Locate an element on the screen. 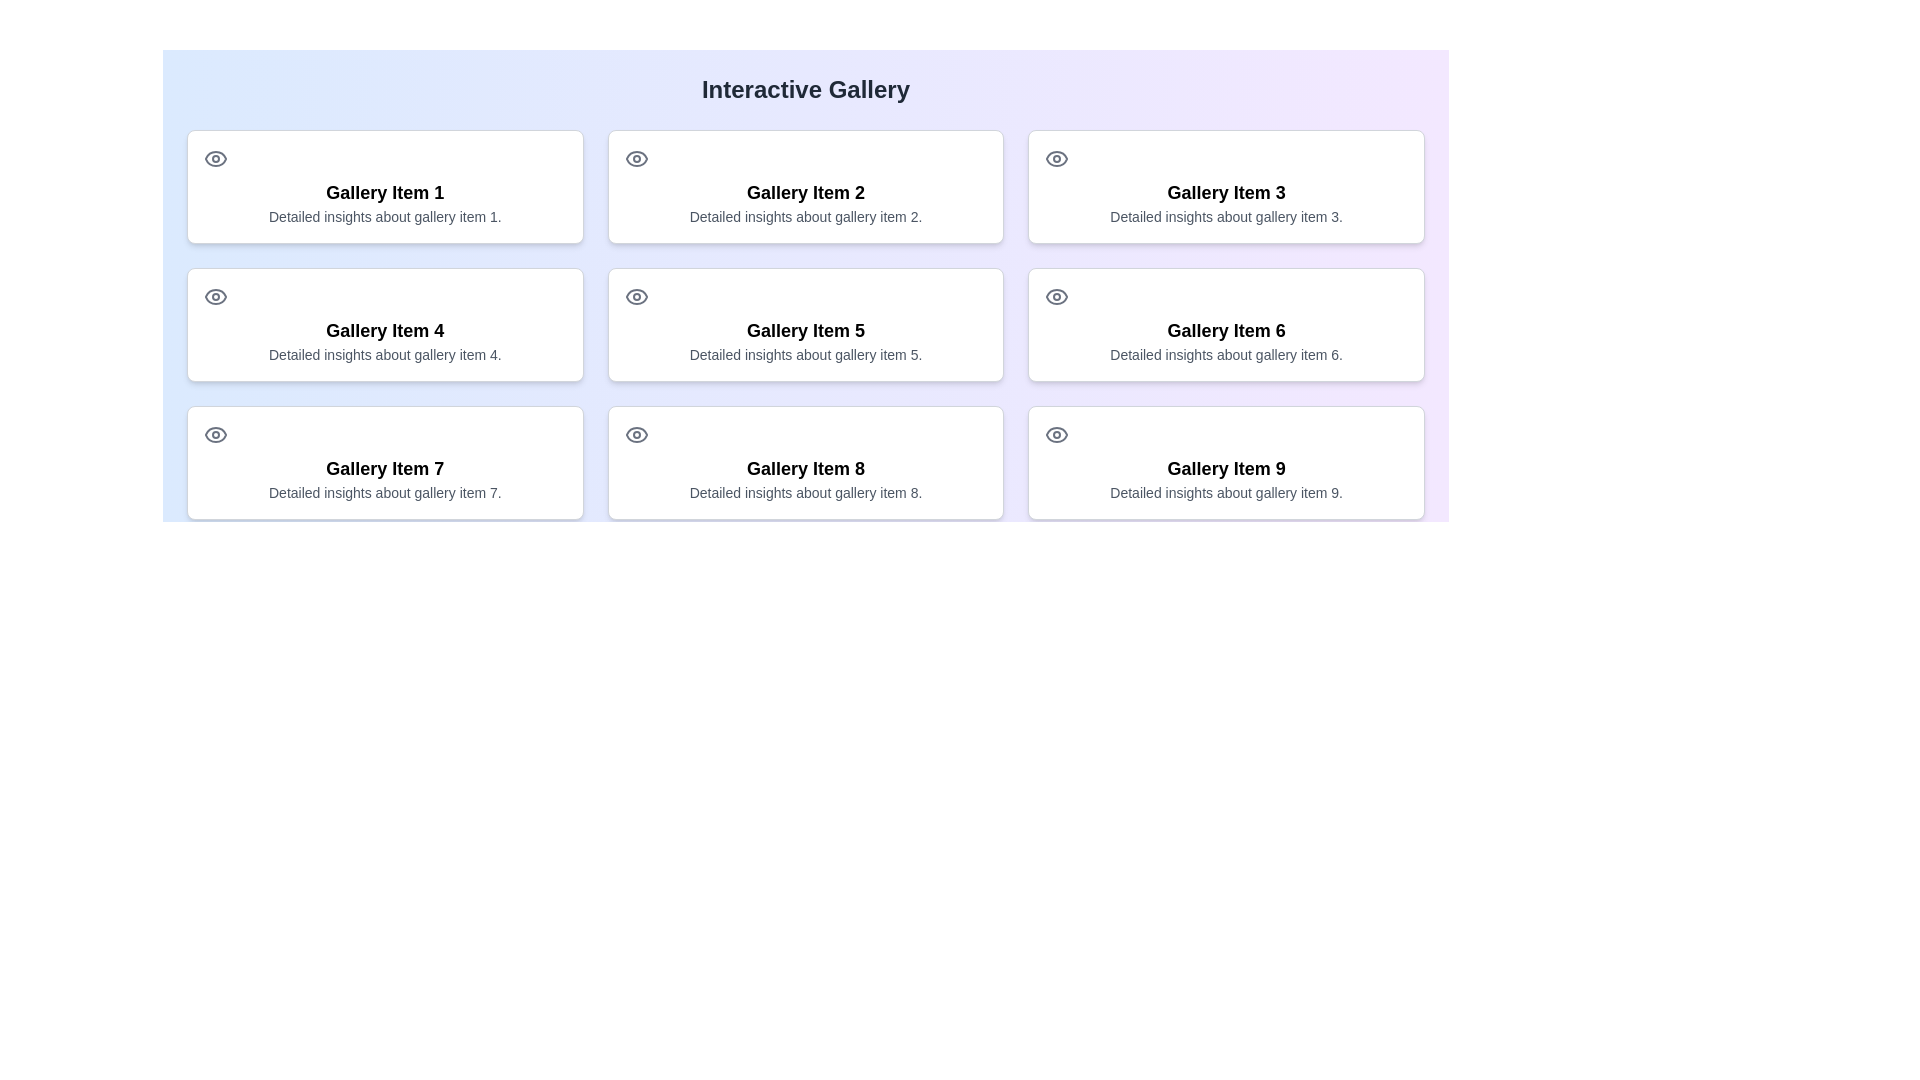  text label displaying 'Gallery Item 2' which is centrally located within the second card of the first row in a 3x3 gallery grid is located at coordinates (806, 192).